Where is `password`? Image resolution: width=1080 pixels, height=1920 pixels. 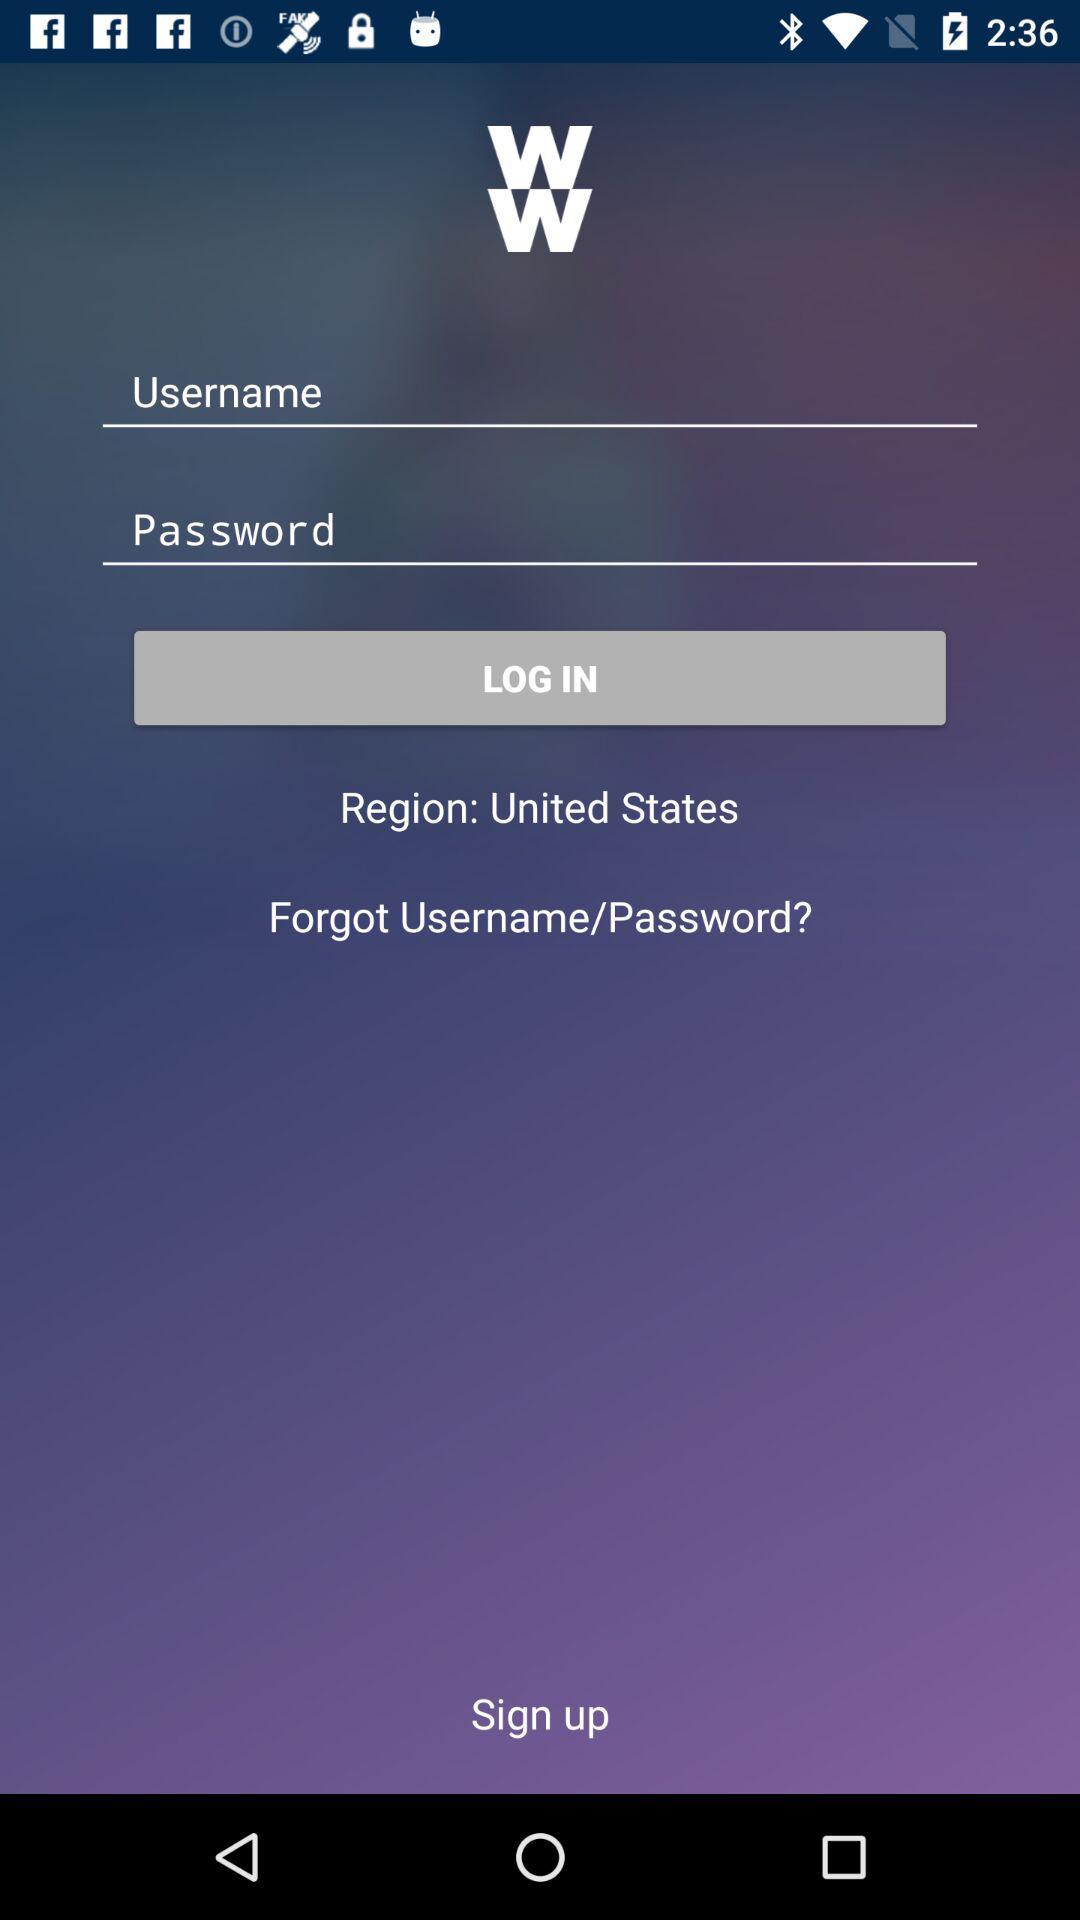
password is located at coordinates (540, 531).